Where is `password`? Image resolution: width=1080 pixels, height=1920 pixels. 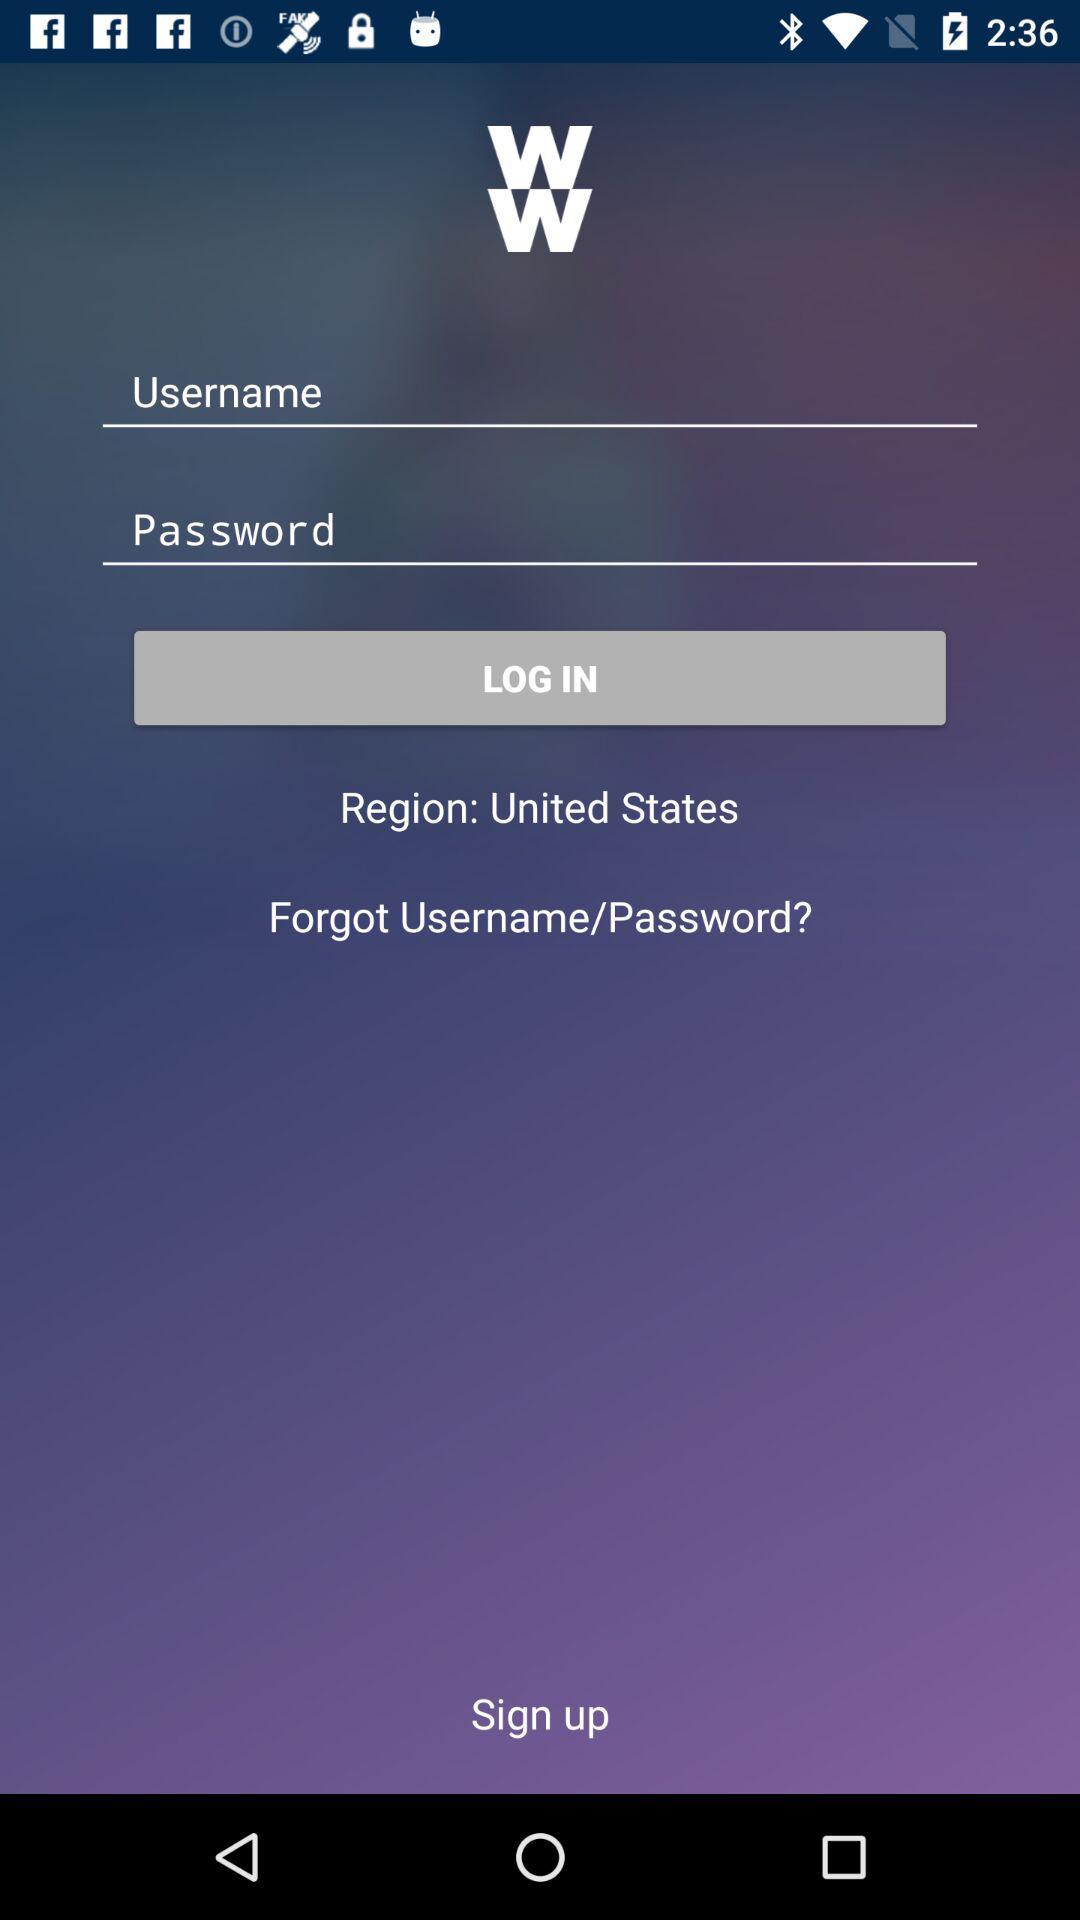
password is located at coordinates (540, 531).